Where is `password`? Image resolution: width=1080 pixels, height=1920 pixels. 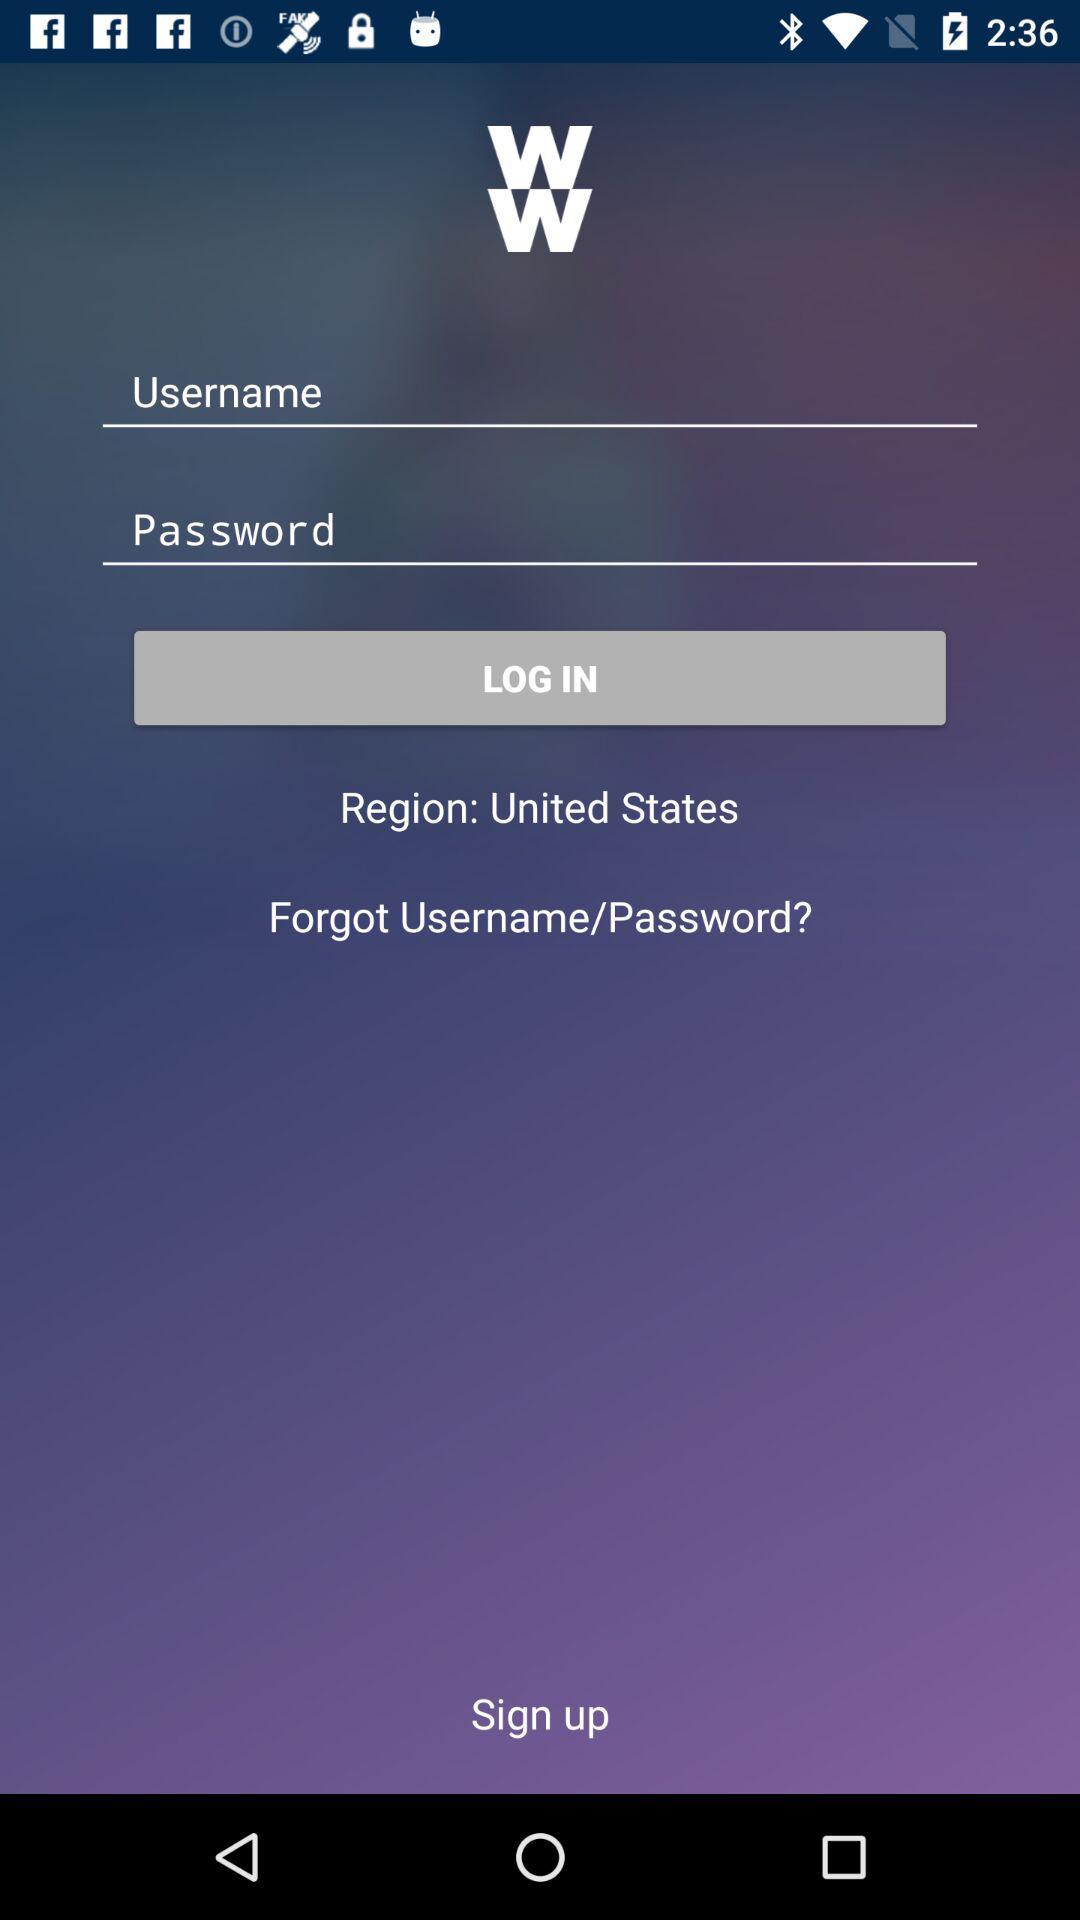
password is located at coordinates (540, 531).